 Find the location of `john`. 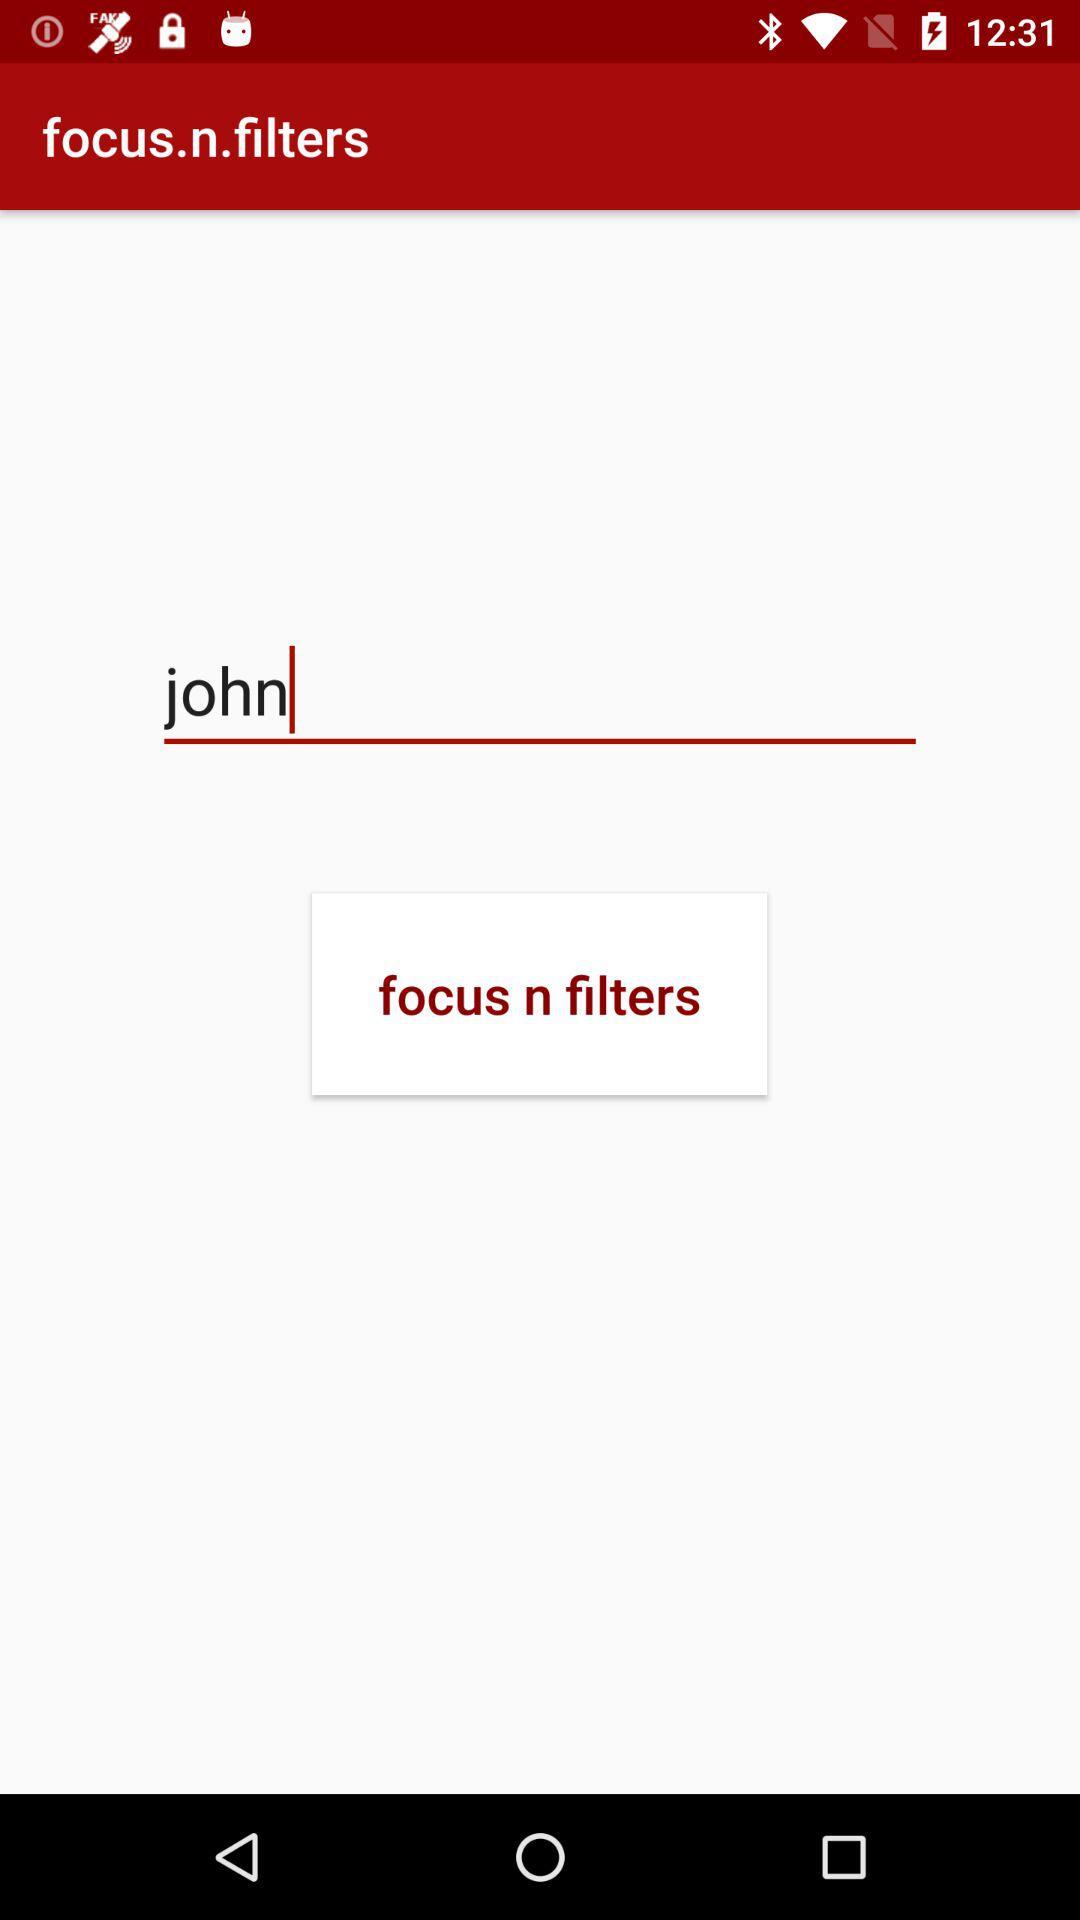

john is located at coordinates (540, 690).